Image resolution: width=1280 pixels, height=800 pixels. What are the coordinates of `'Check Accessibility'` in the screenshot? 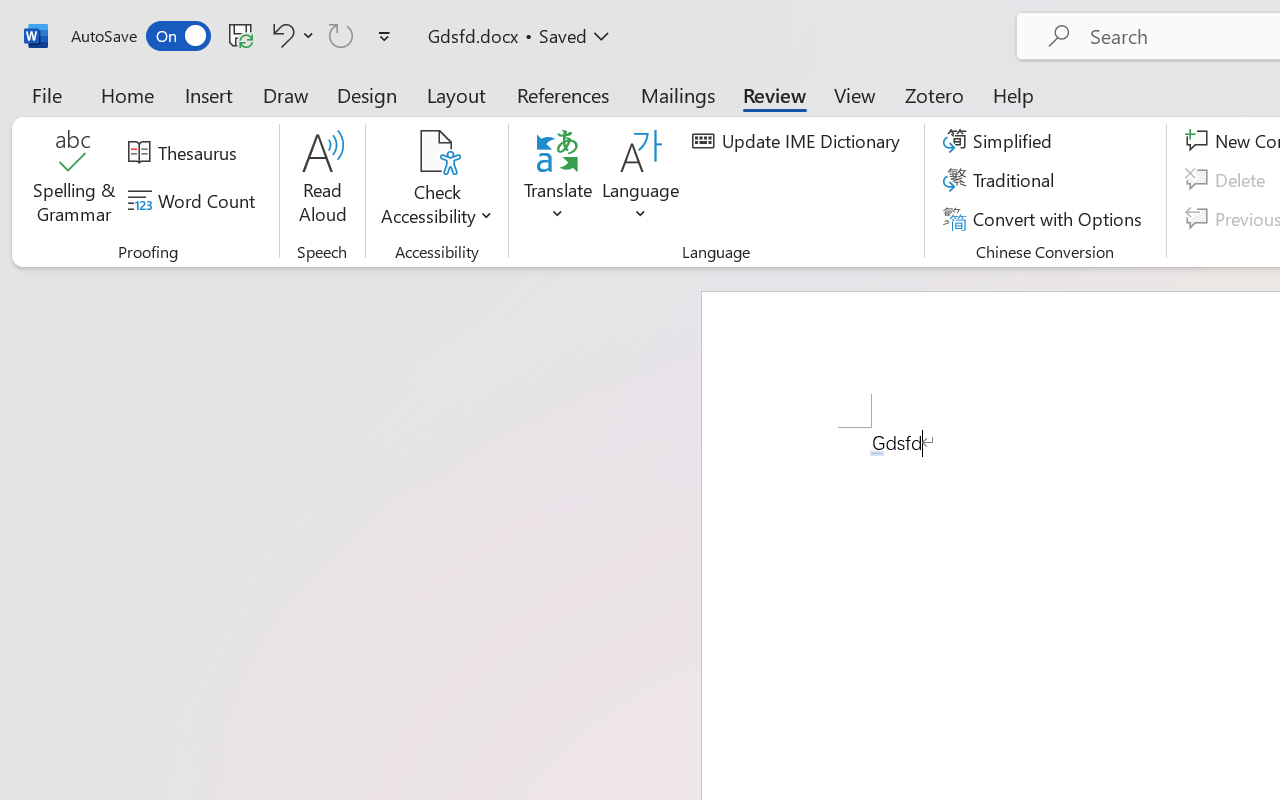 It's located at (436, 151).